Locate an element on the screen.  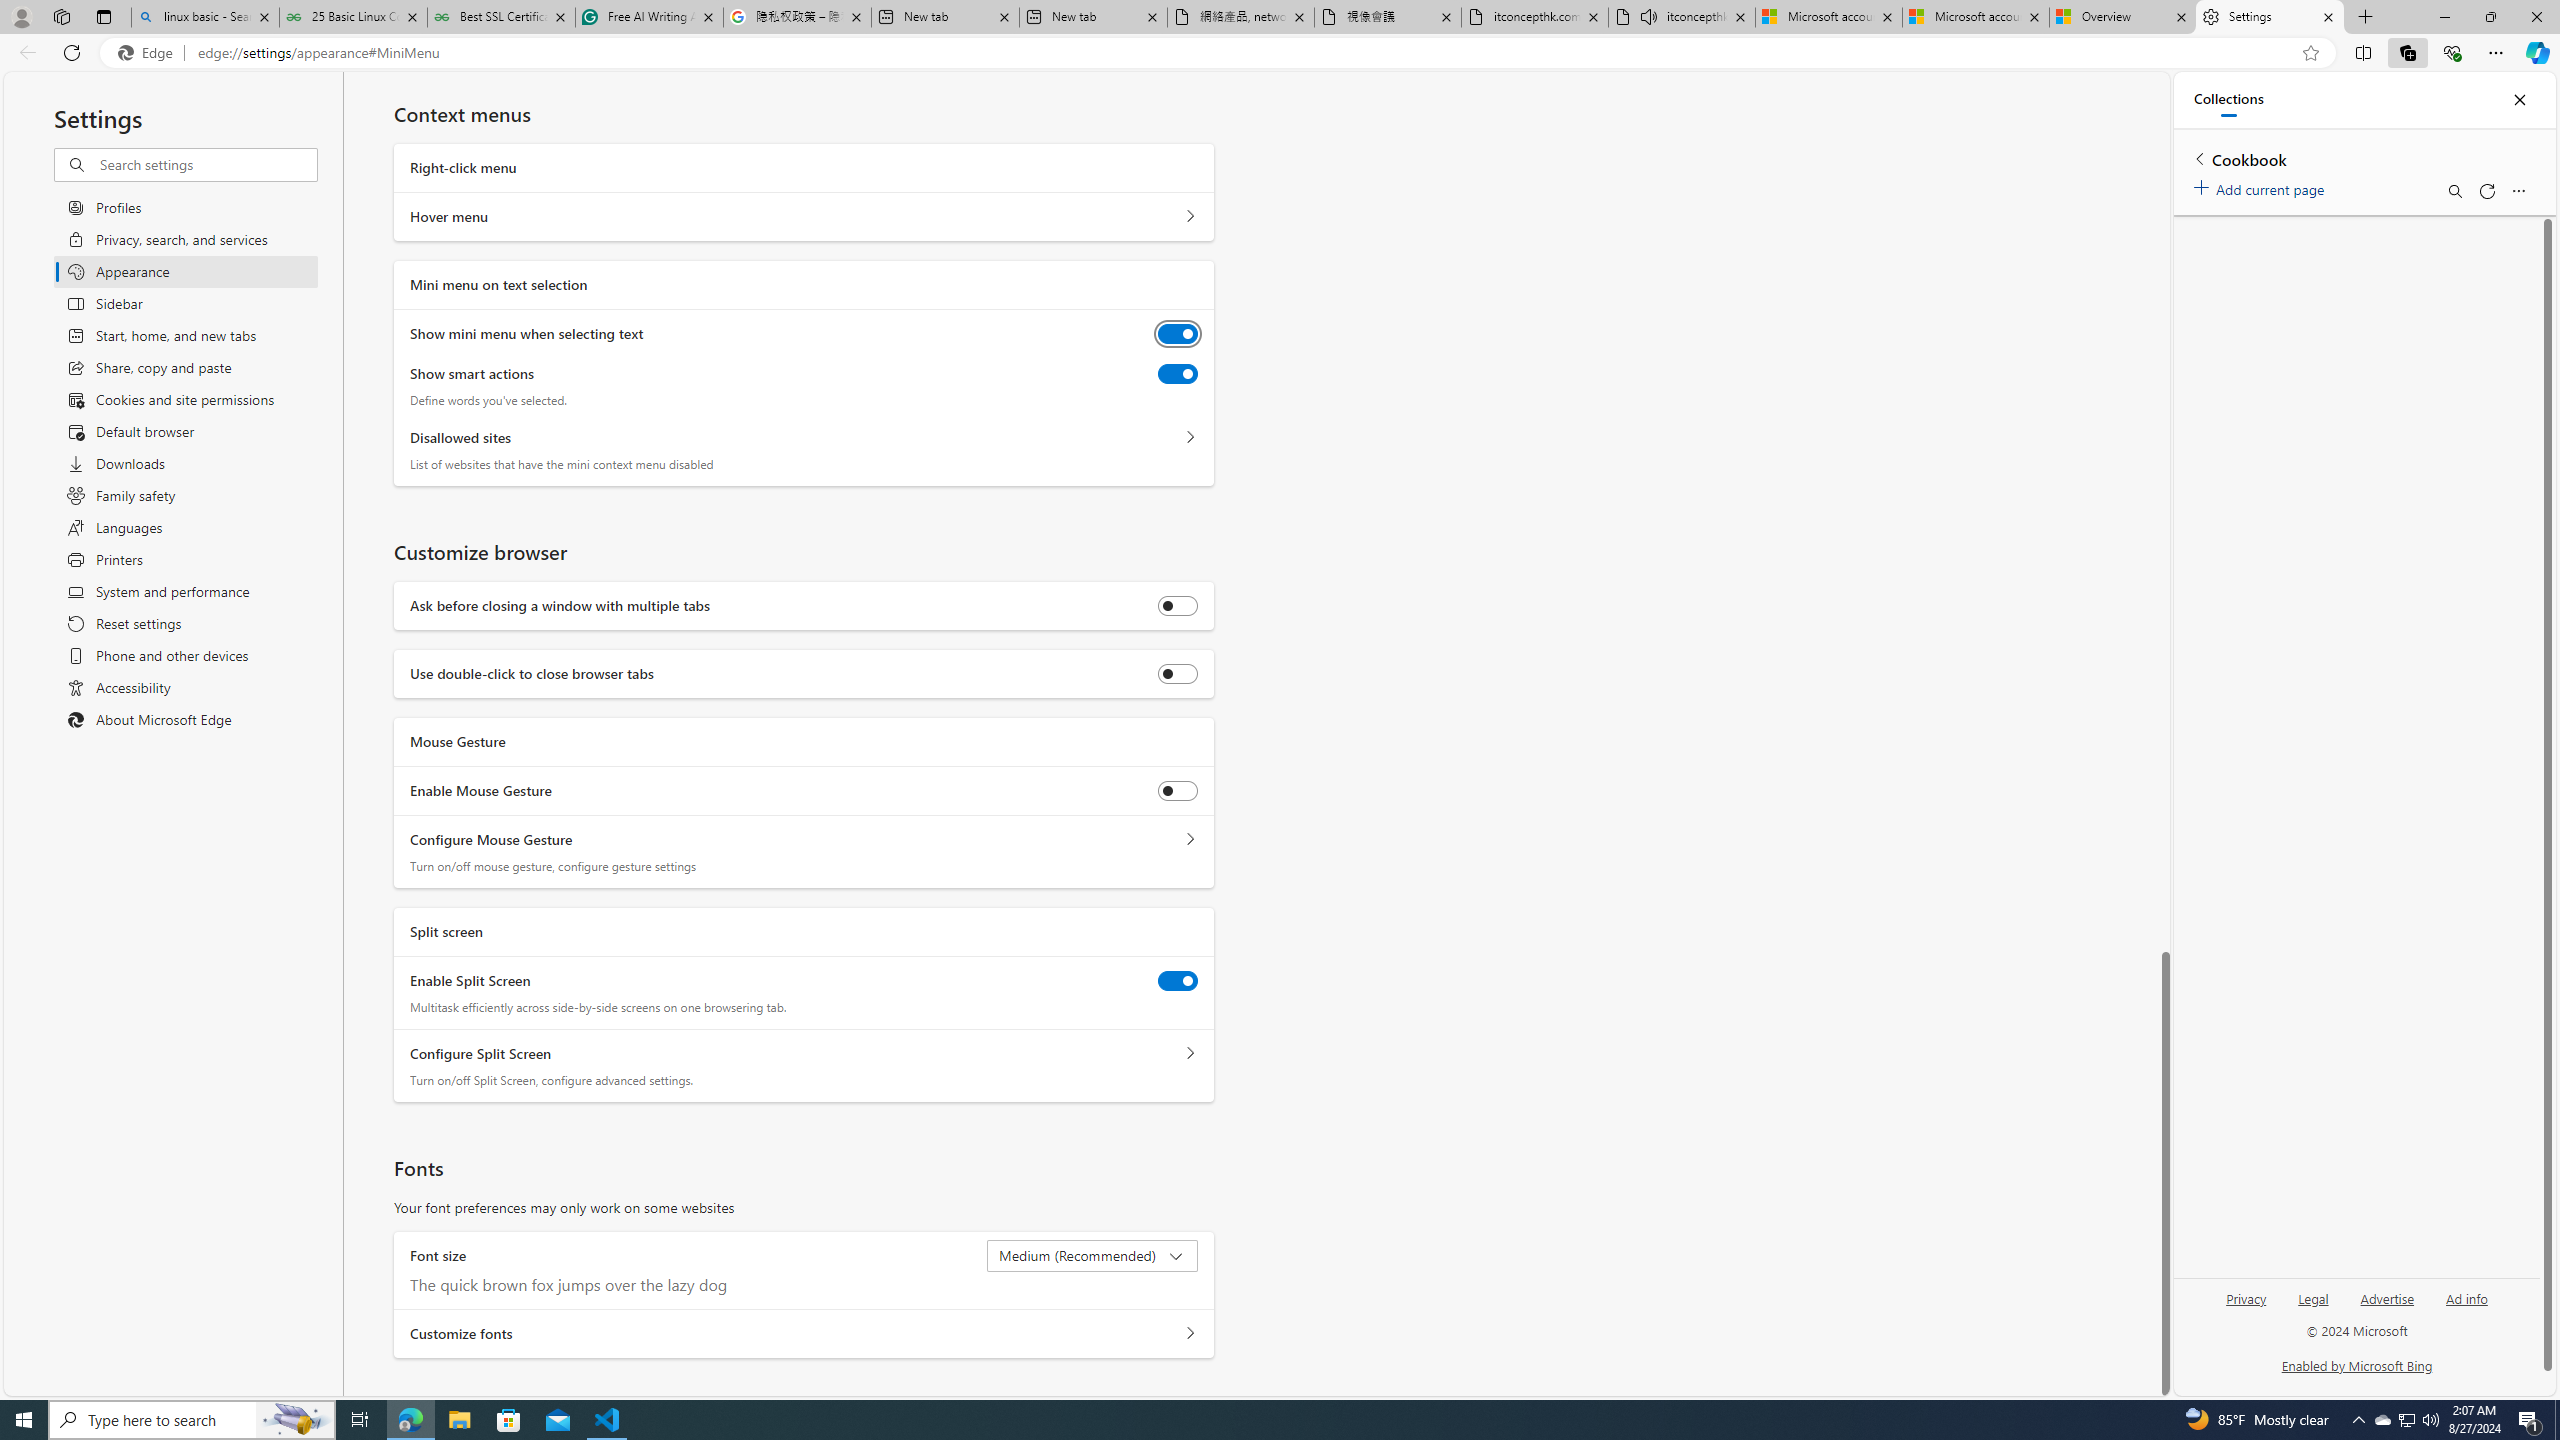
'Search settings' is located at coordinates (207, 164).